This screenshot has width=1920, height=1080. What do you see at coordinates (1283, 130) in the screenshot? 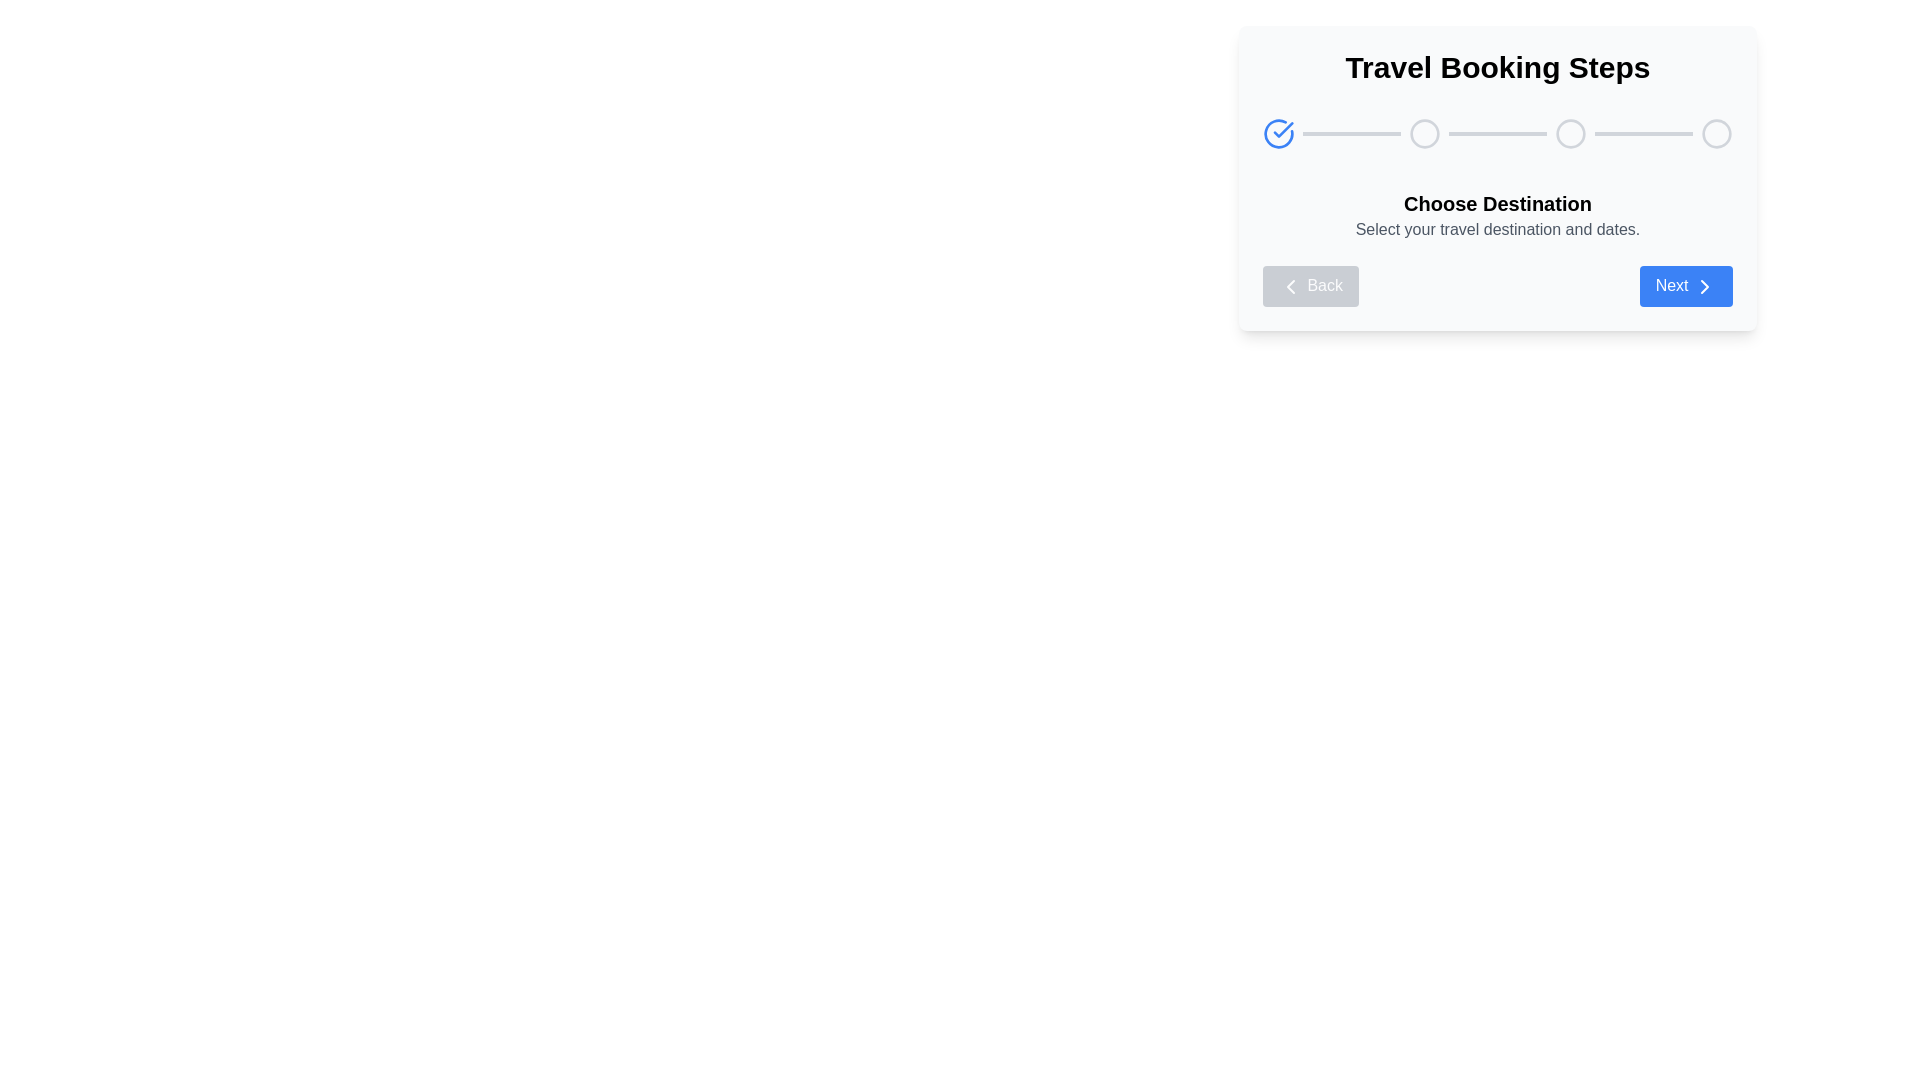
I see `the checkmark icon that indicates the completion of the 'Choose Destination' step in the Travel Booking Steps interface` at bounding box center [1283, 130].